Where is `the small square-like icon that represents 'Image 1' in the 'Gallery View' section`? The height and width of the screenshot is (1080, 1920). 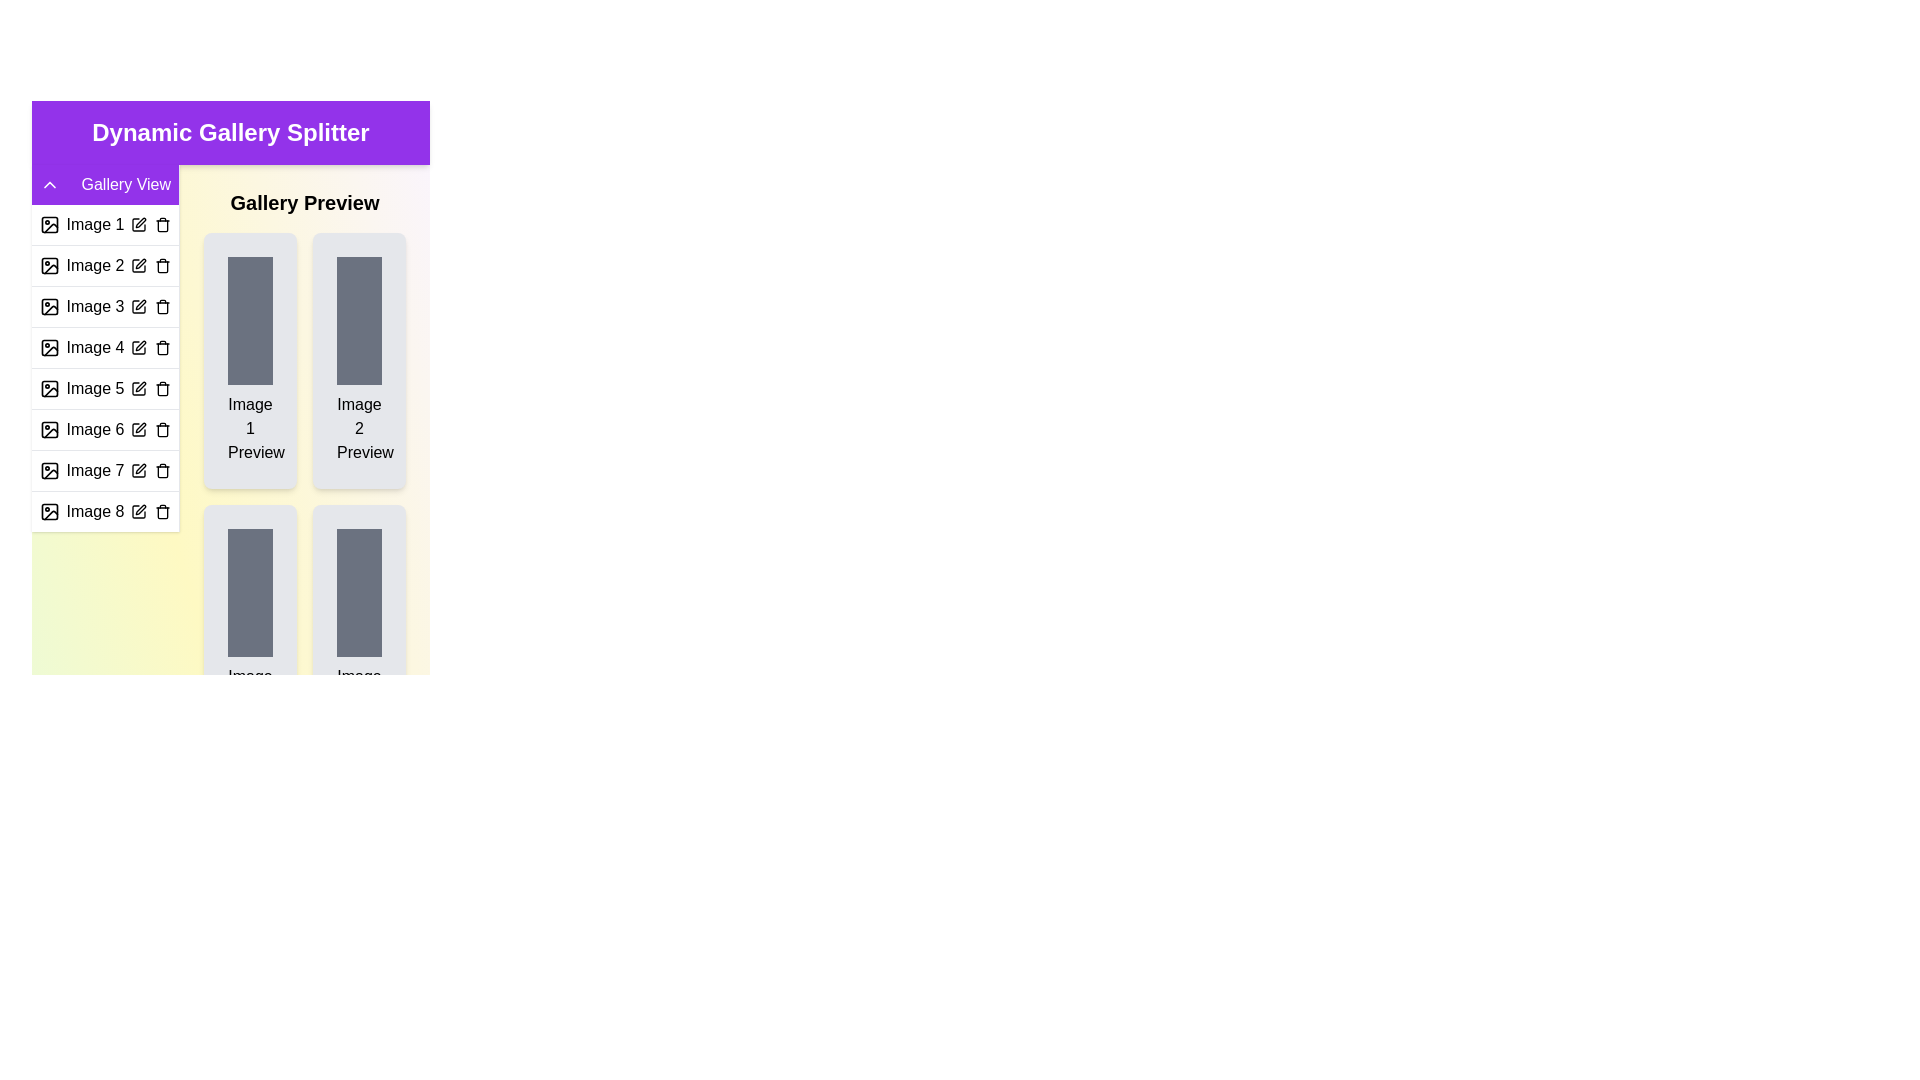 the small square-like icon that represents 'Image 1' in the 'Gallery View' section is located at coordinates (49, 224).